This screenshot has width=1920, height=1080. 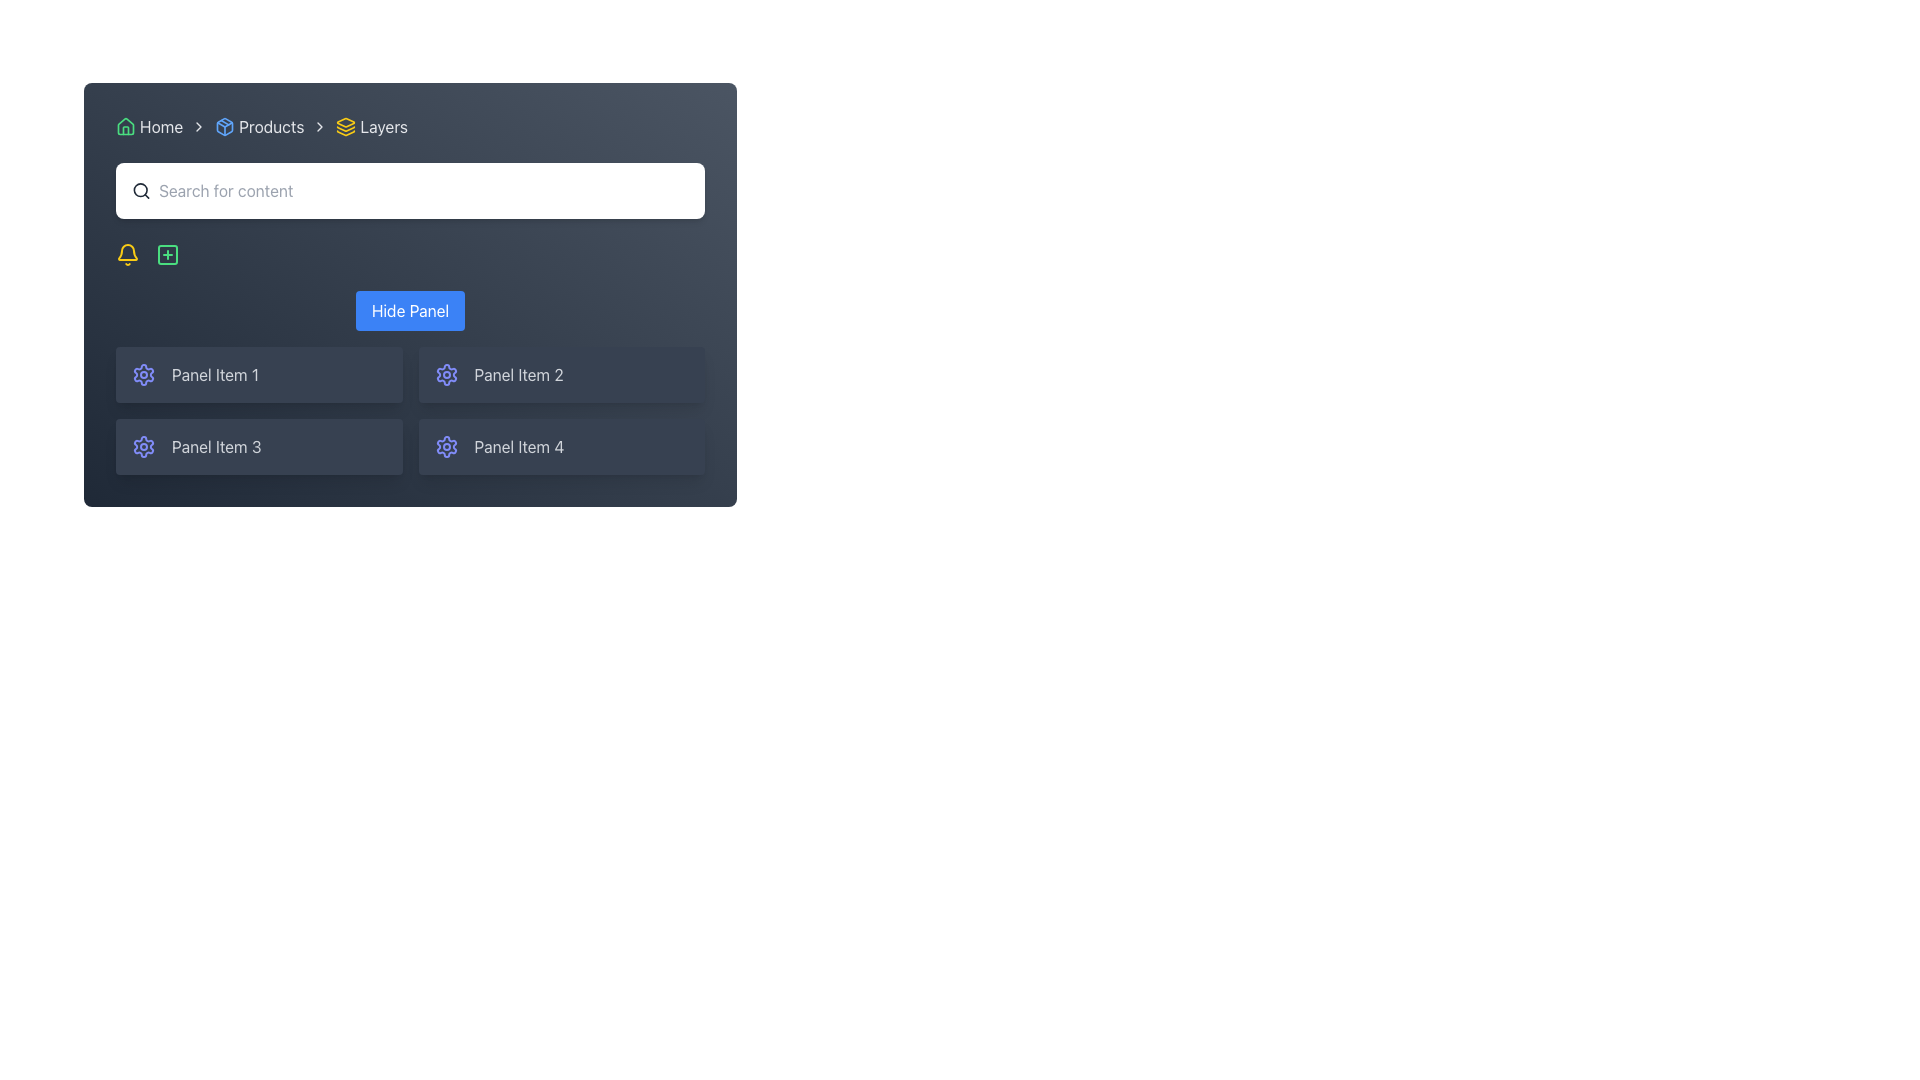 What do you see at coordinates (148, 127) in the screenshot?
I see `the 'Home' link in the breadcrumb navigation bar` at bounding box center [148, 127].